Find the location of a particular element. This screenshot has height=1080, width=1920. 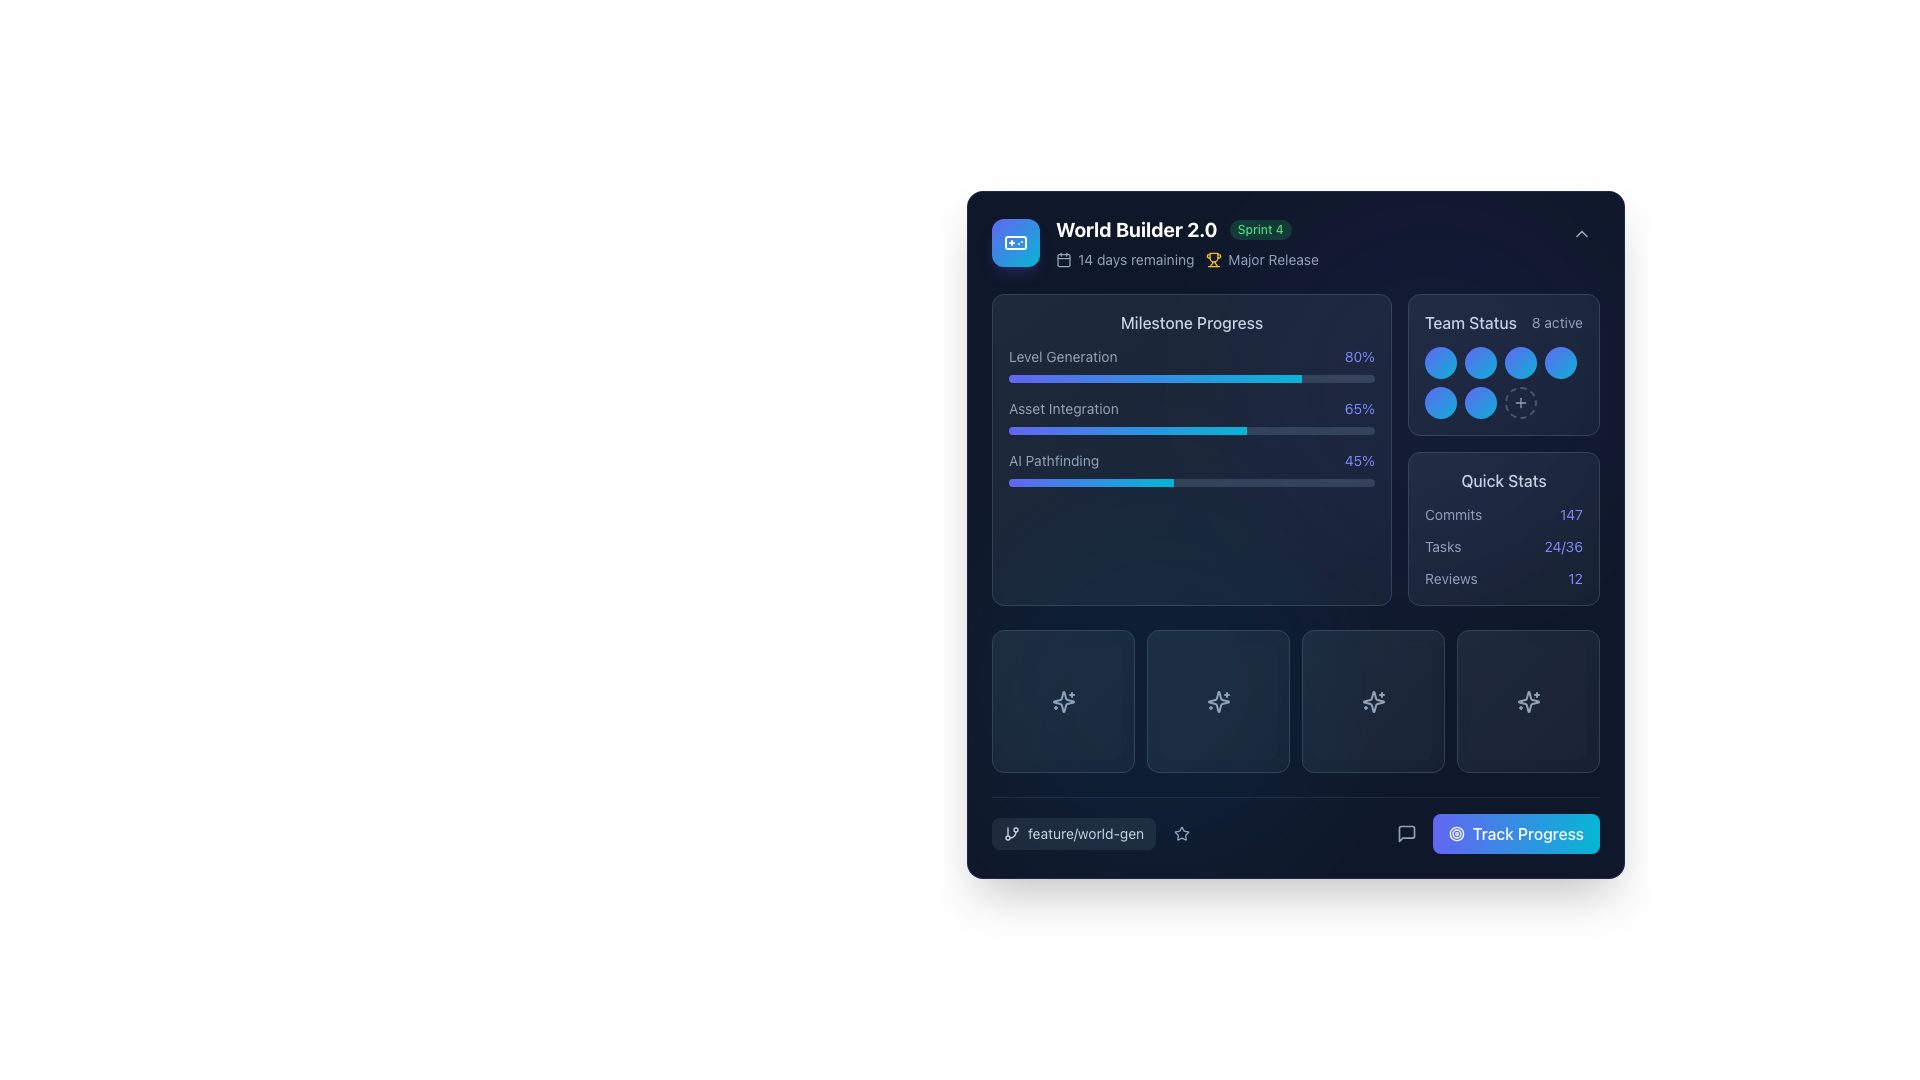

the progress bar that visually represents the progress of the 'Asset Integration' task, which is currently at 65%, located below the 'Asset Integration' label and percentage text within the 'Milestone Progress' group is located at coordinates (1191, 430).